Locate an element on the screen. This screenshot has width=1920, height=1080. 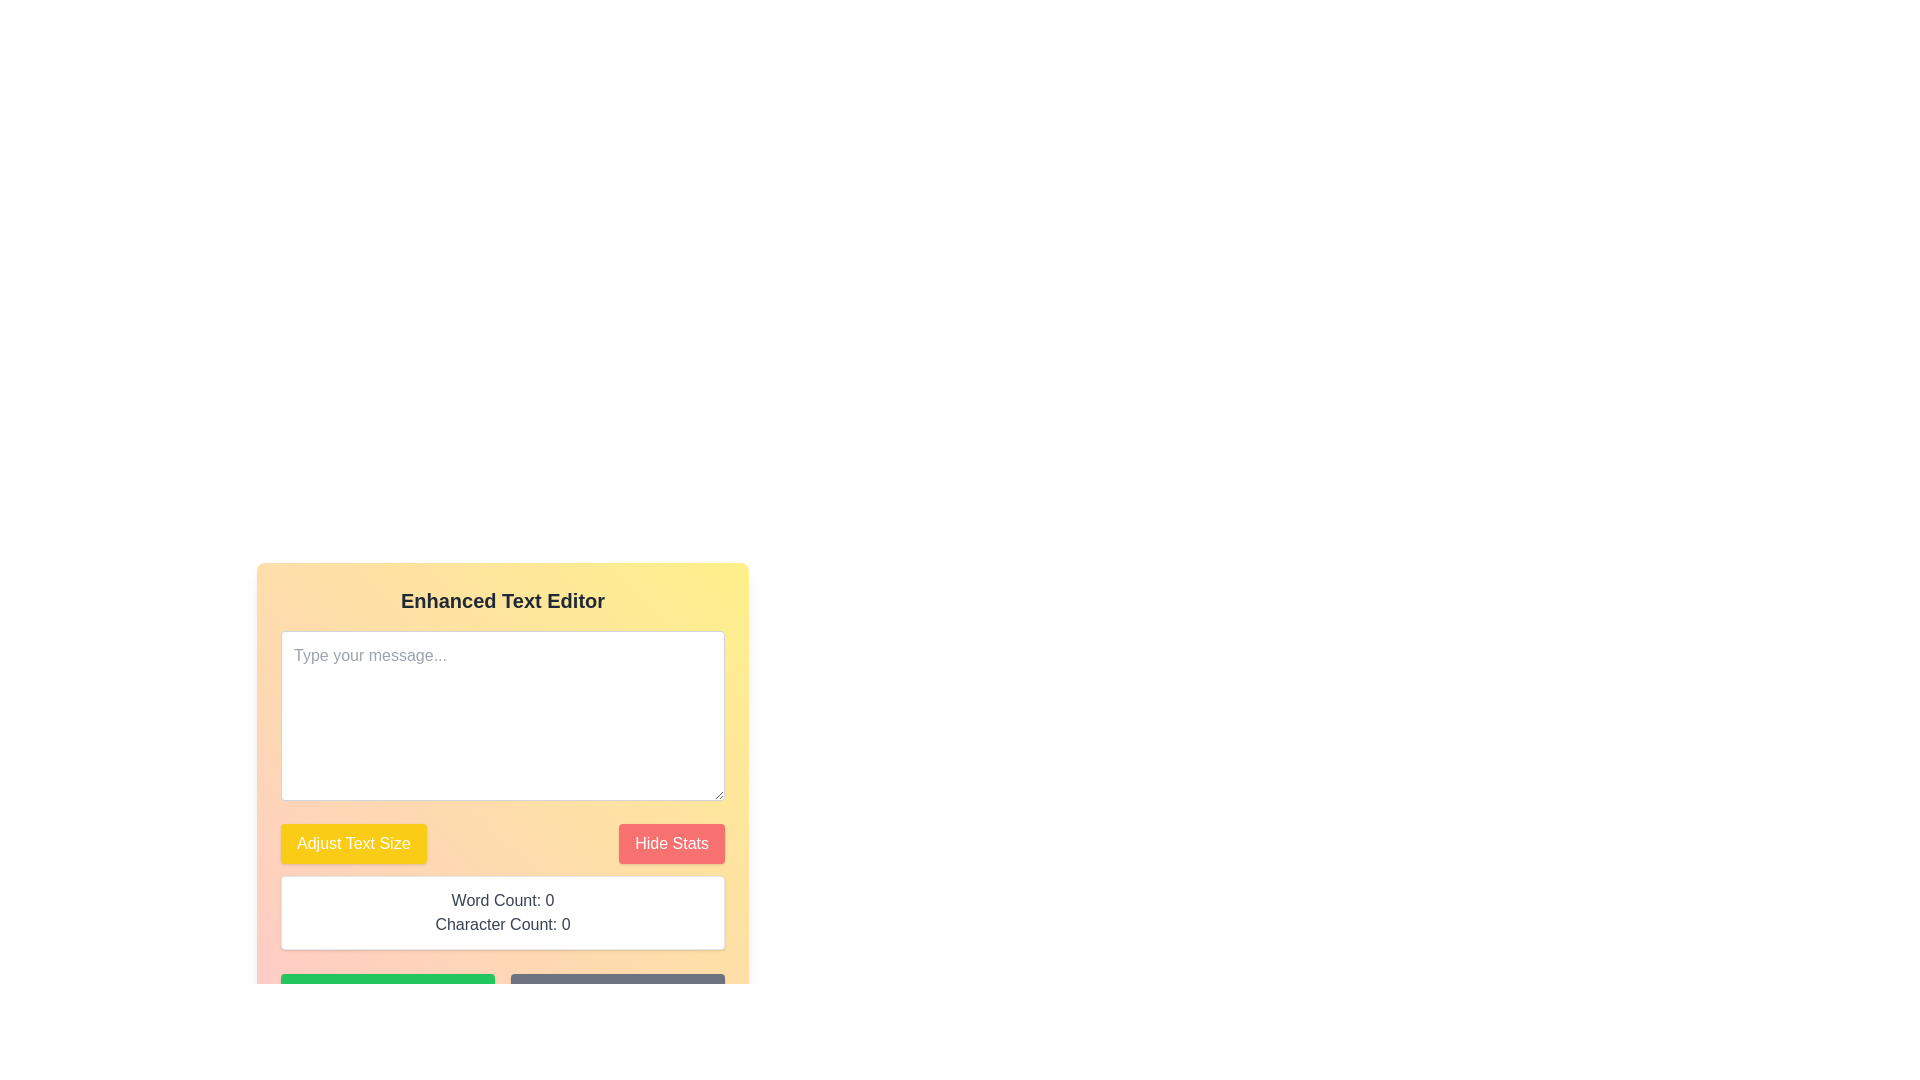
to select text within the Textarea located centrally below the 'Enhanced Text Editor' header and above the buttons labeled 'Adjust Text Size' and 'Hide Stats' is located at coordinates (503, 715).